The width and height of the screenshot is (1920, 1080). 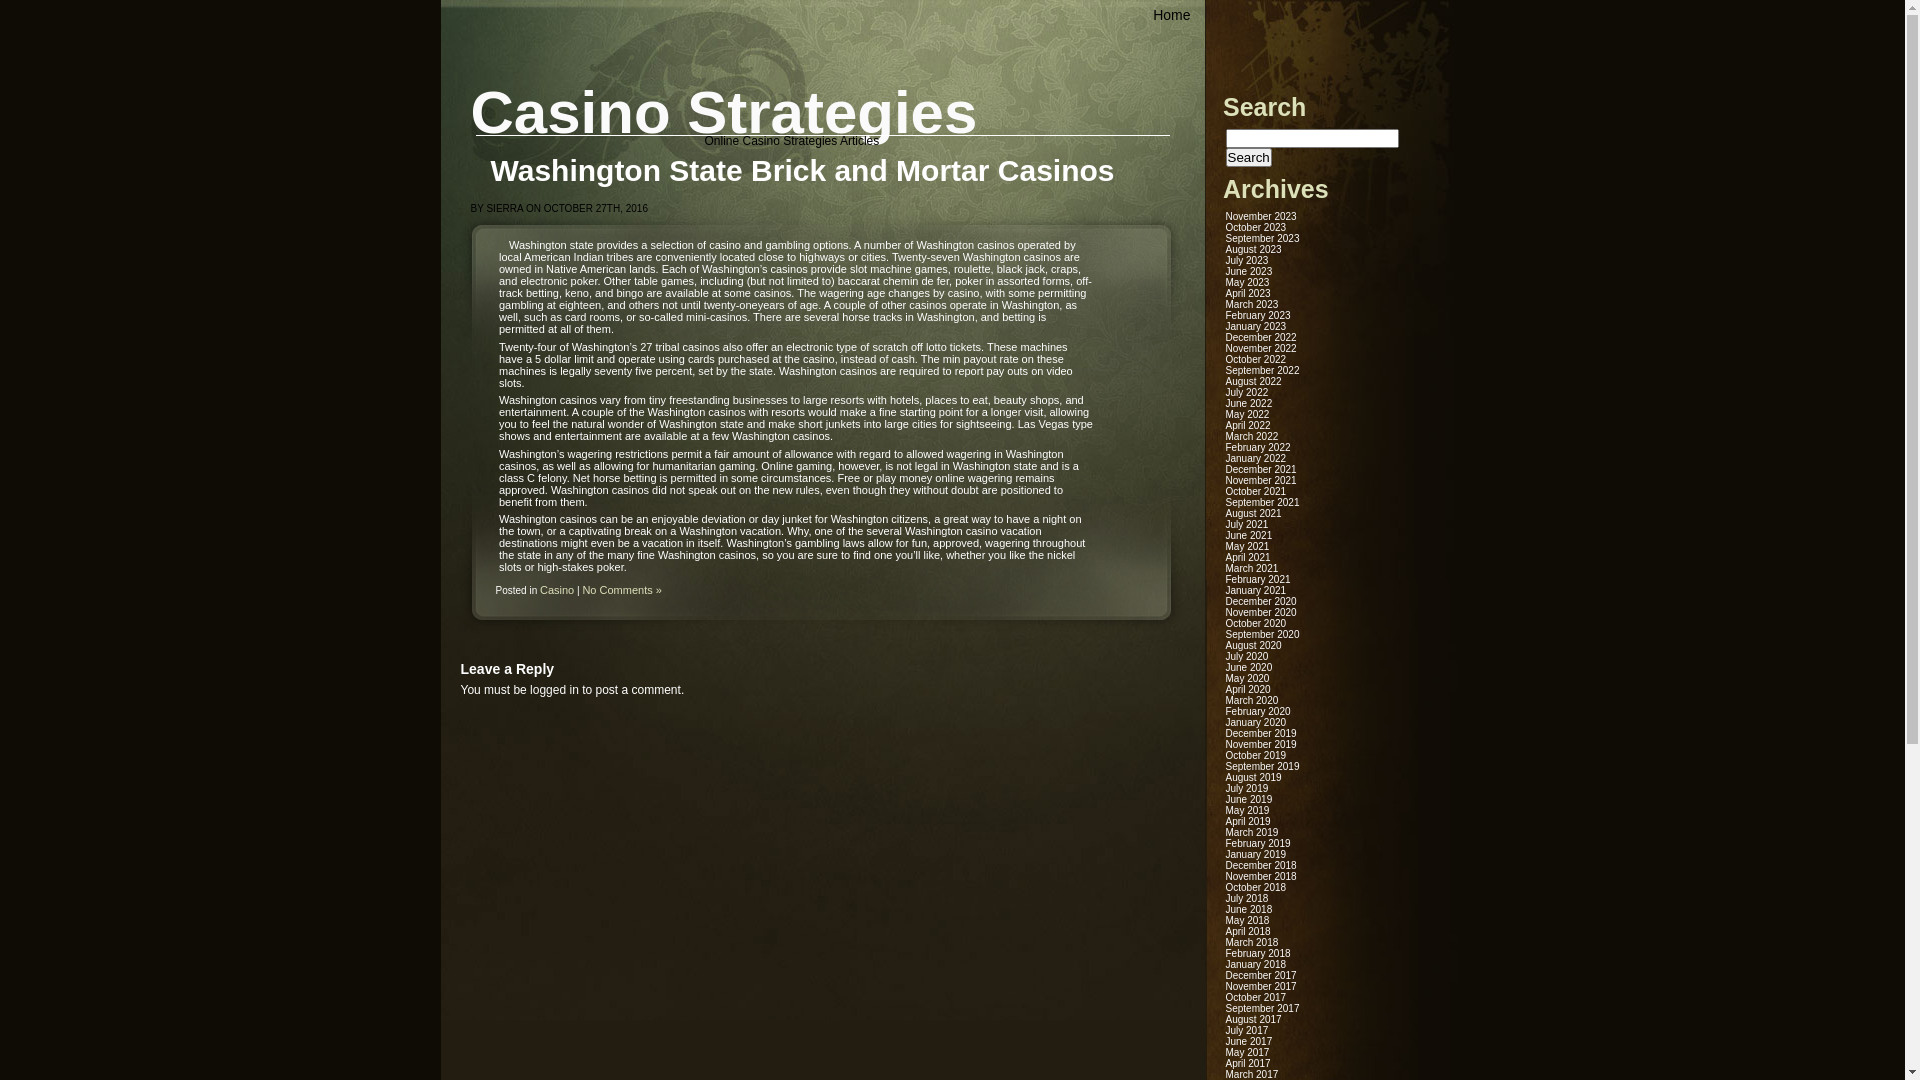 What do you see at coordinates (1255, 722) in the screenshot?
I see `'January 2020'` at bounding box center [1255, 722].